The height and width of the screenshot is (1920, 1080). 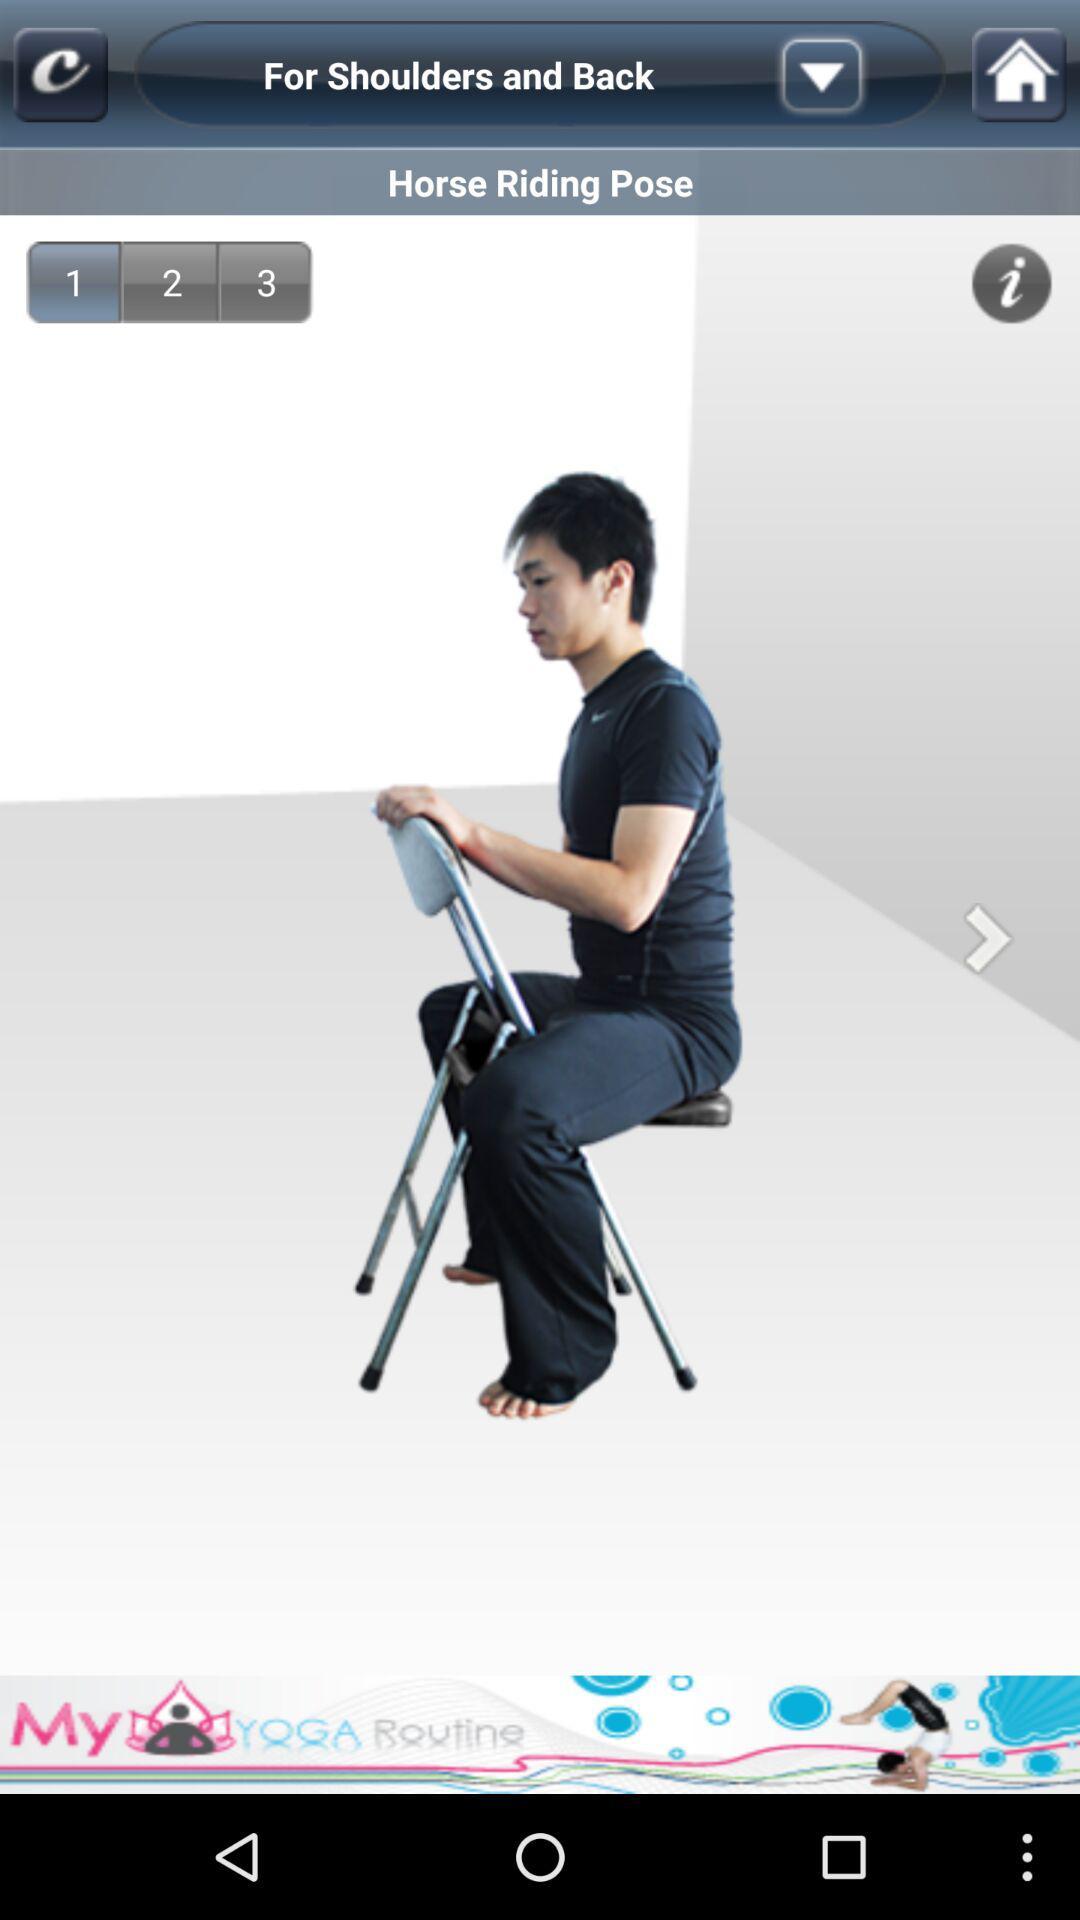 I want to click on icon above the horse riding pose icon, so click(x=59, y=75).